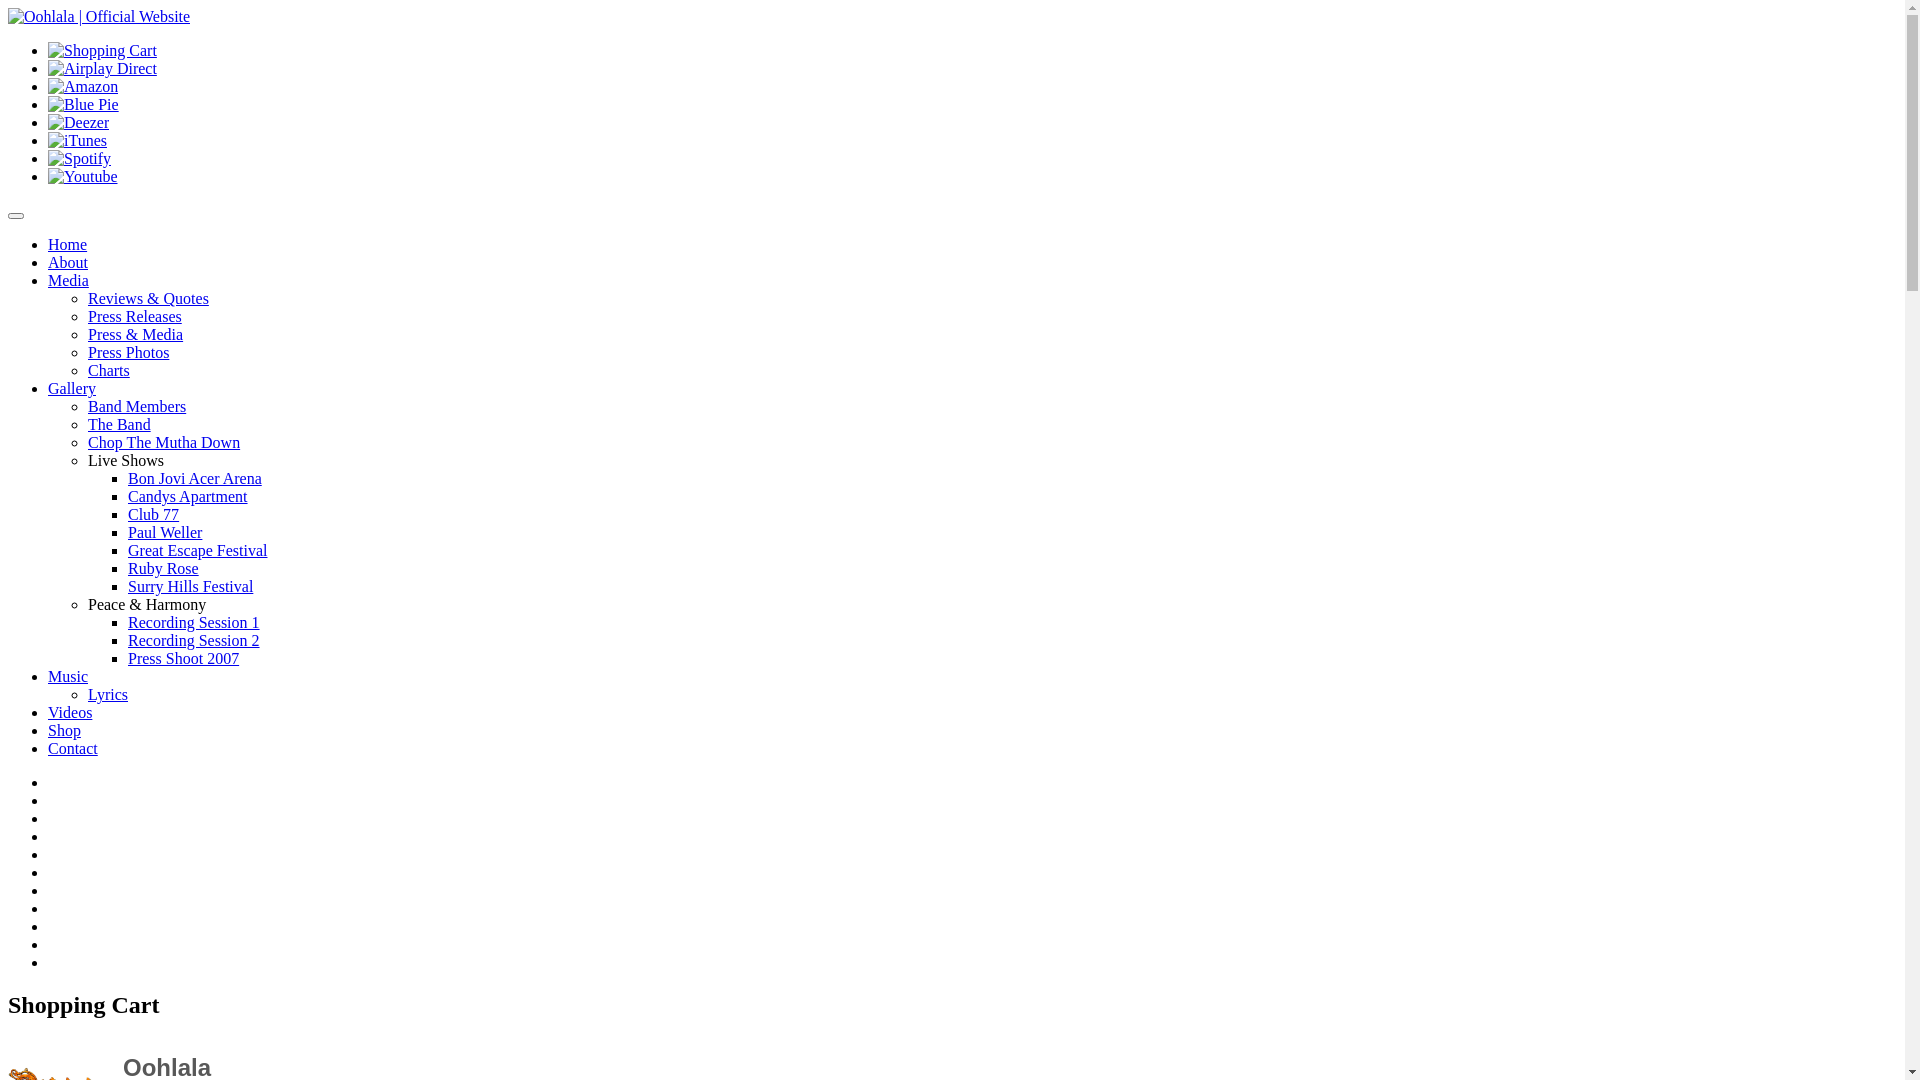 This screenshot has width=1920, height=1080. I want to click on 'Live Shows', so click(124, 460).